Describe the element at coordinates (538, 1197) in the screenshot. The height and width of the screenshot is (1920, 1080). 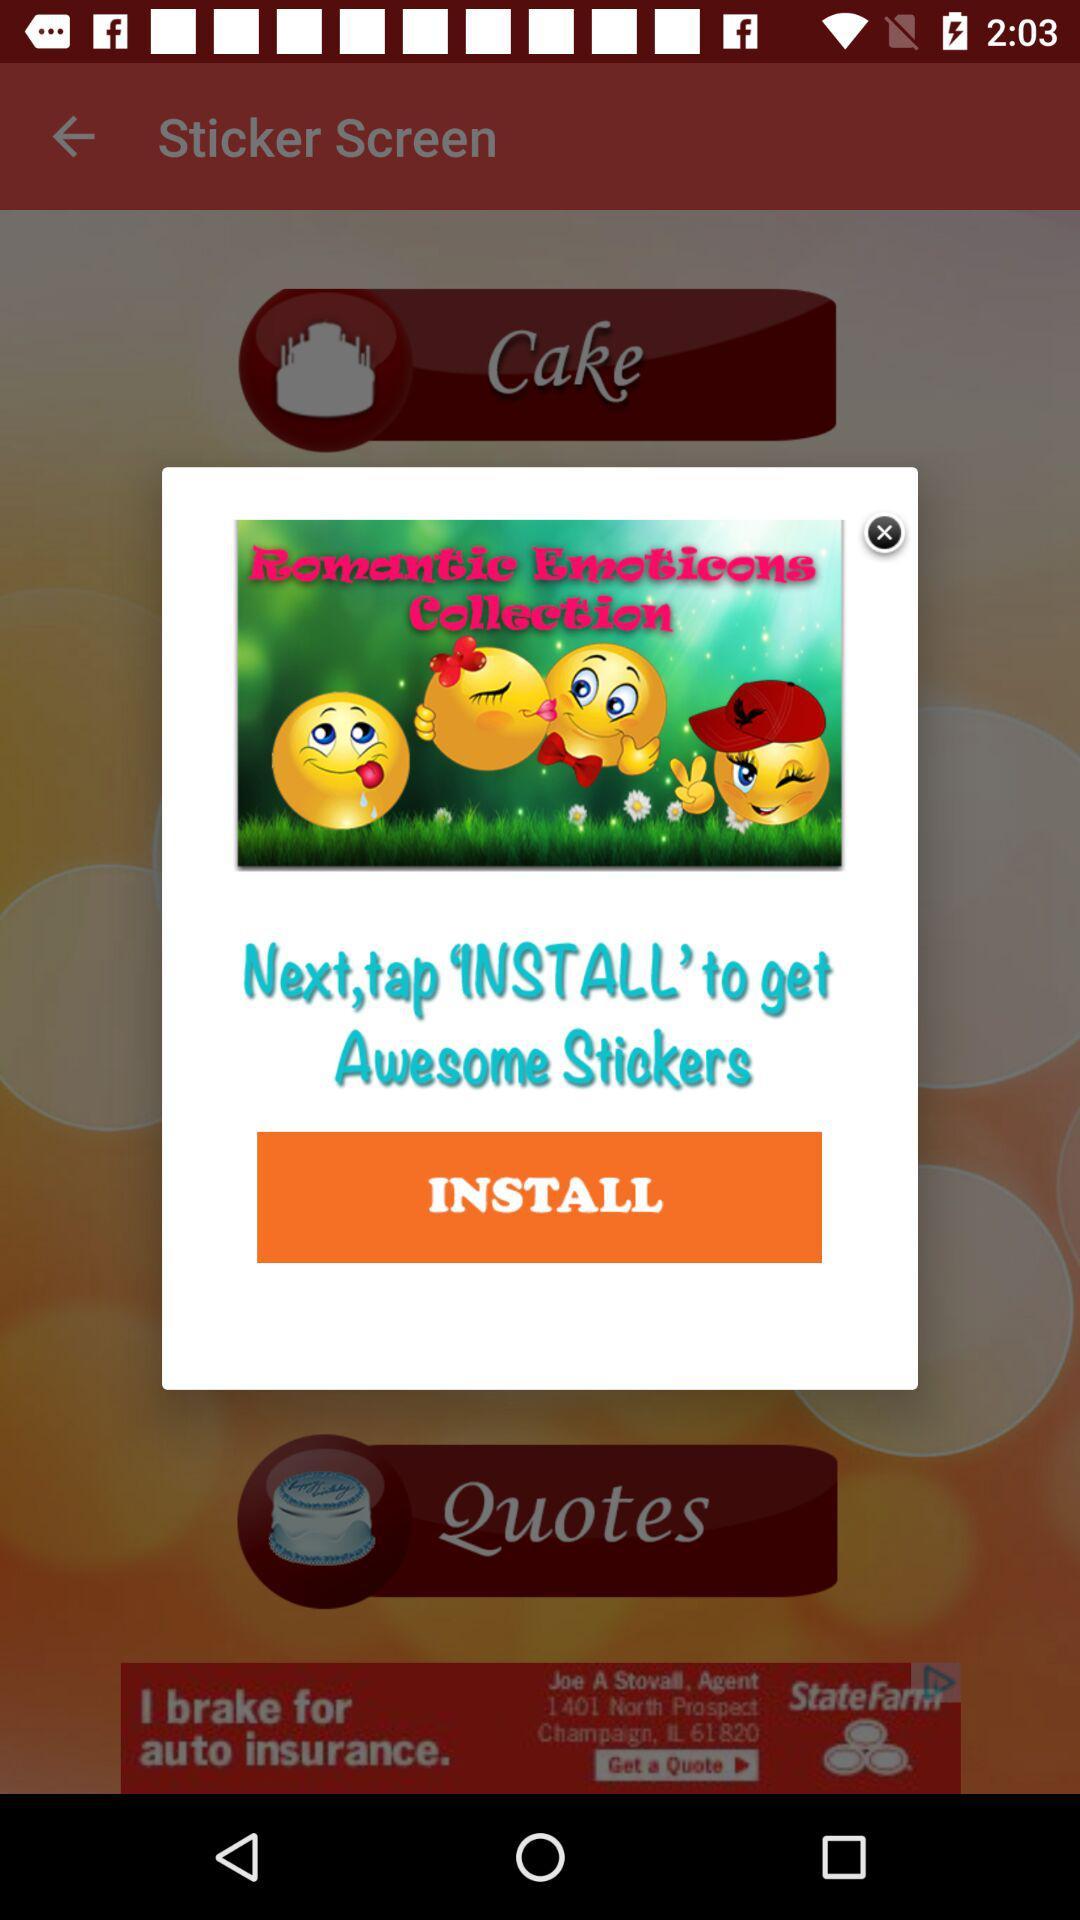
I see `install option` at that location.